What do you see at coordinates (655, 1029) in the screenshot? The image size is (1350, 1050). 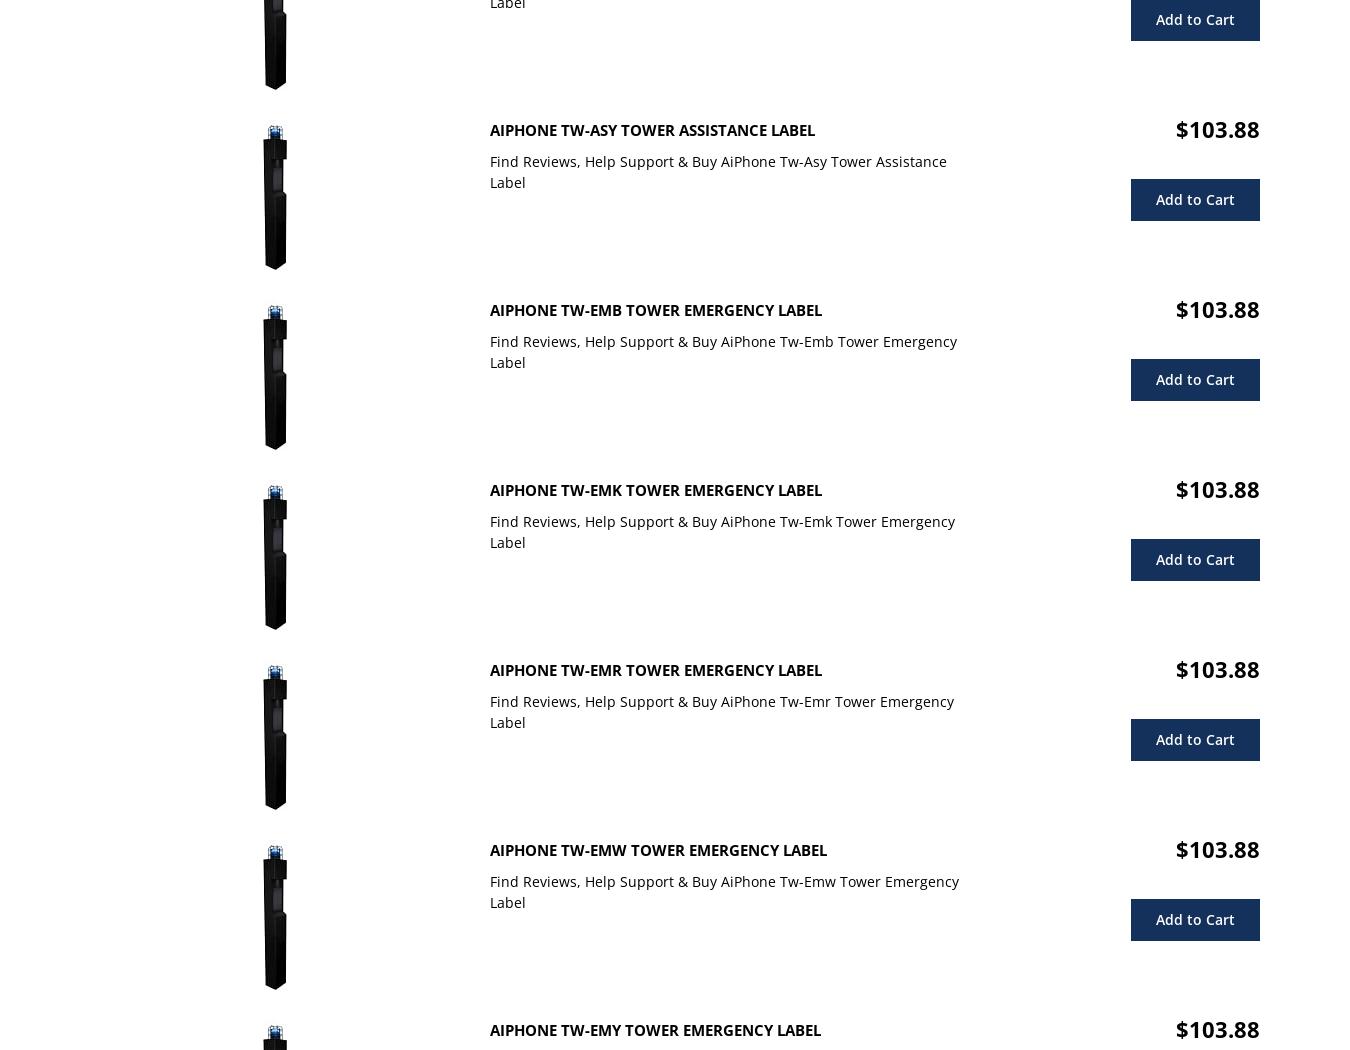 I see `'AiPhone Tw-Emy Tower Emergency Label'` at bounding box center [655, 1029].